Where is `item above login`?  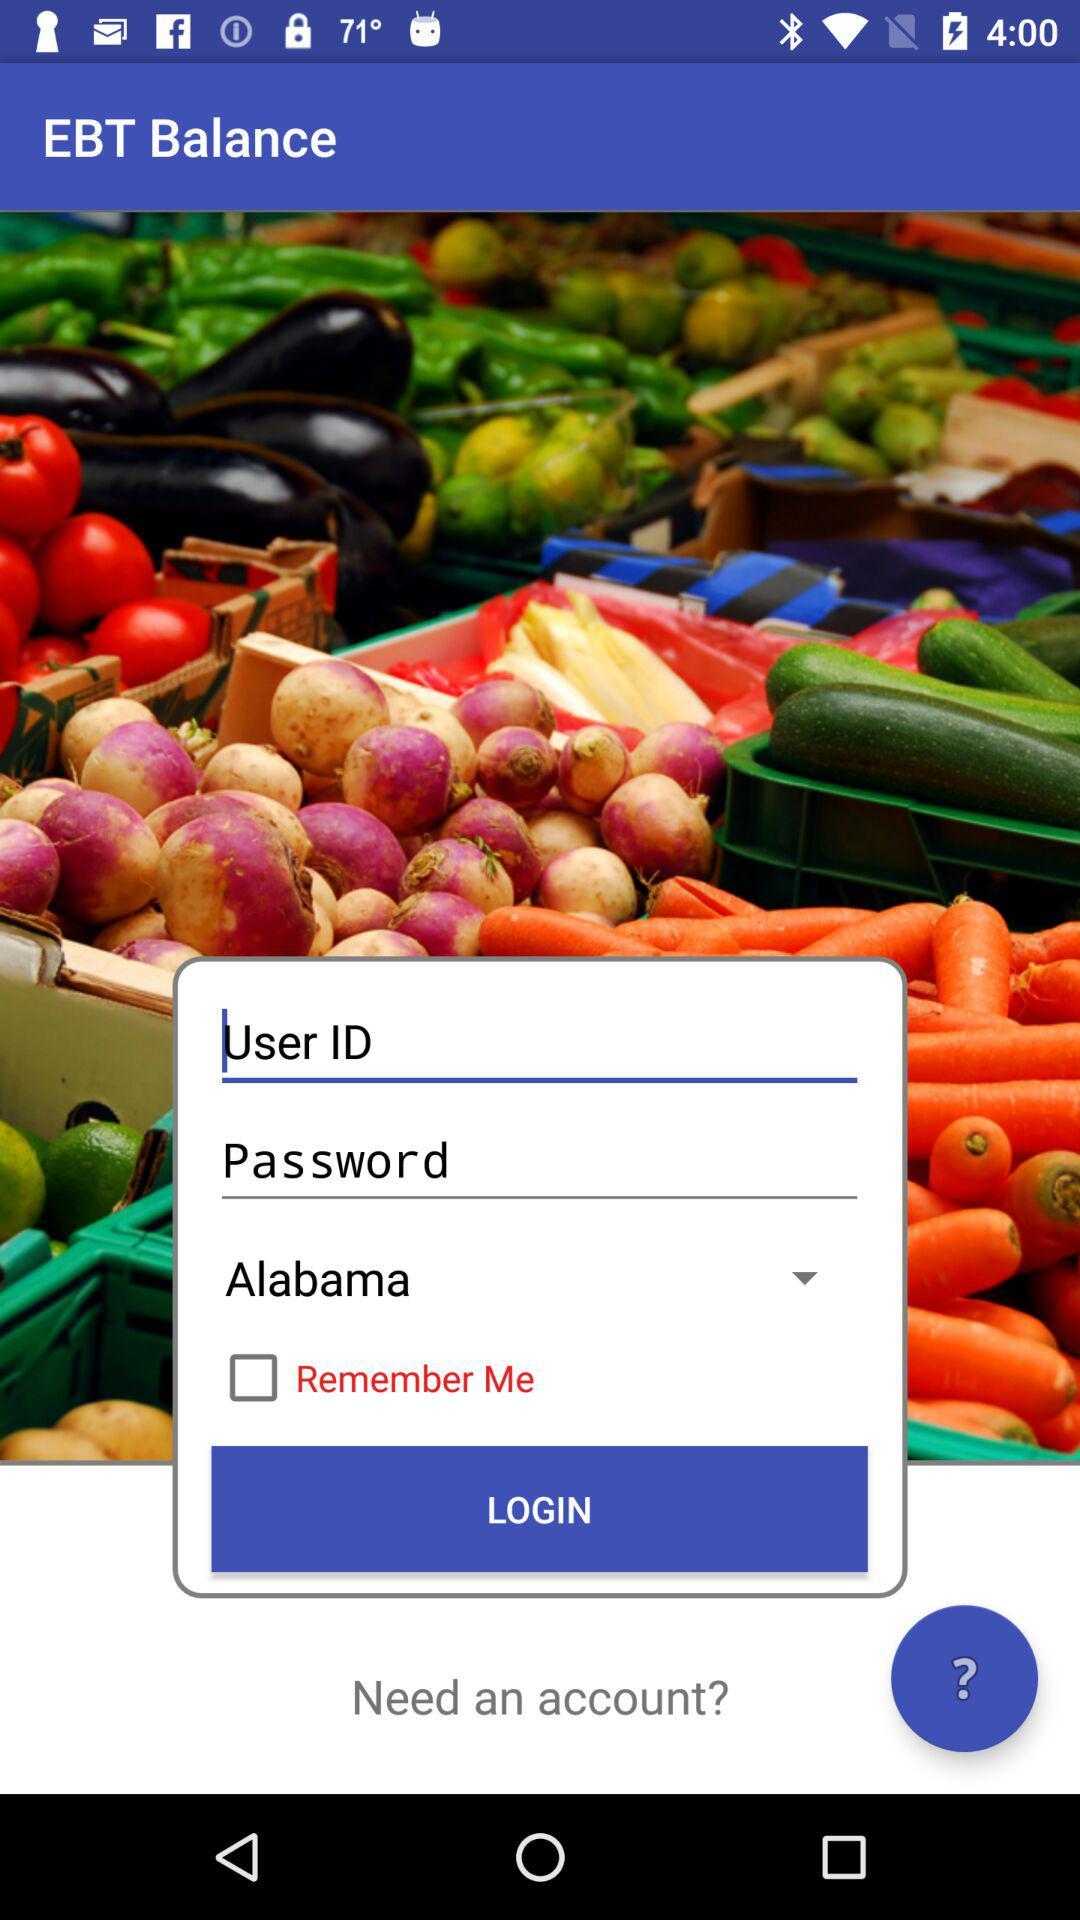 item above login is located at coordinates (538, 1376).